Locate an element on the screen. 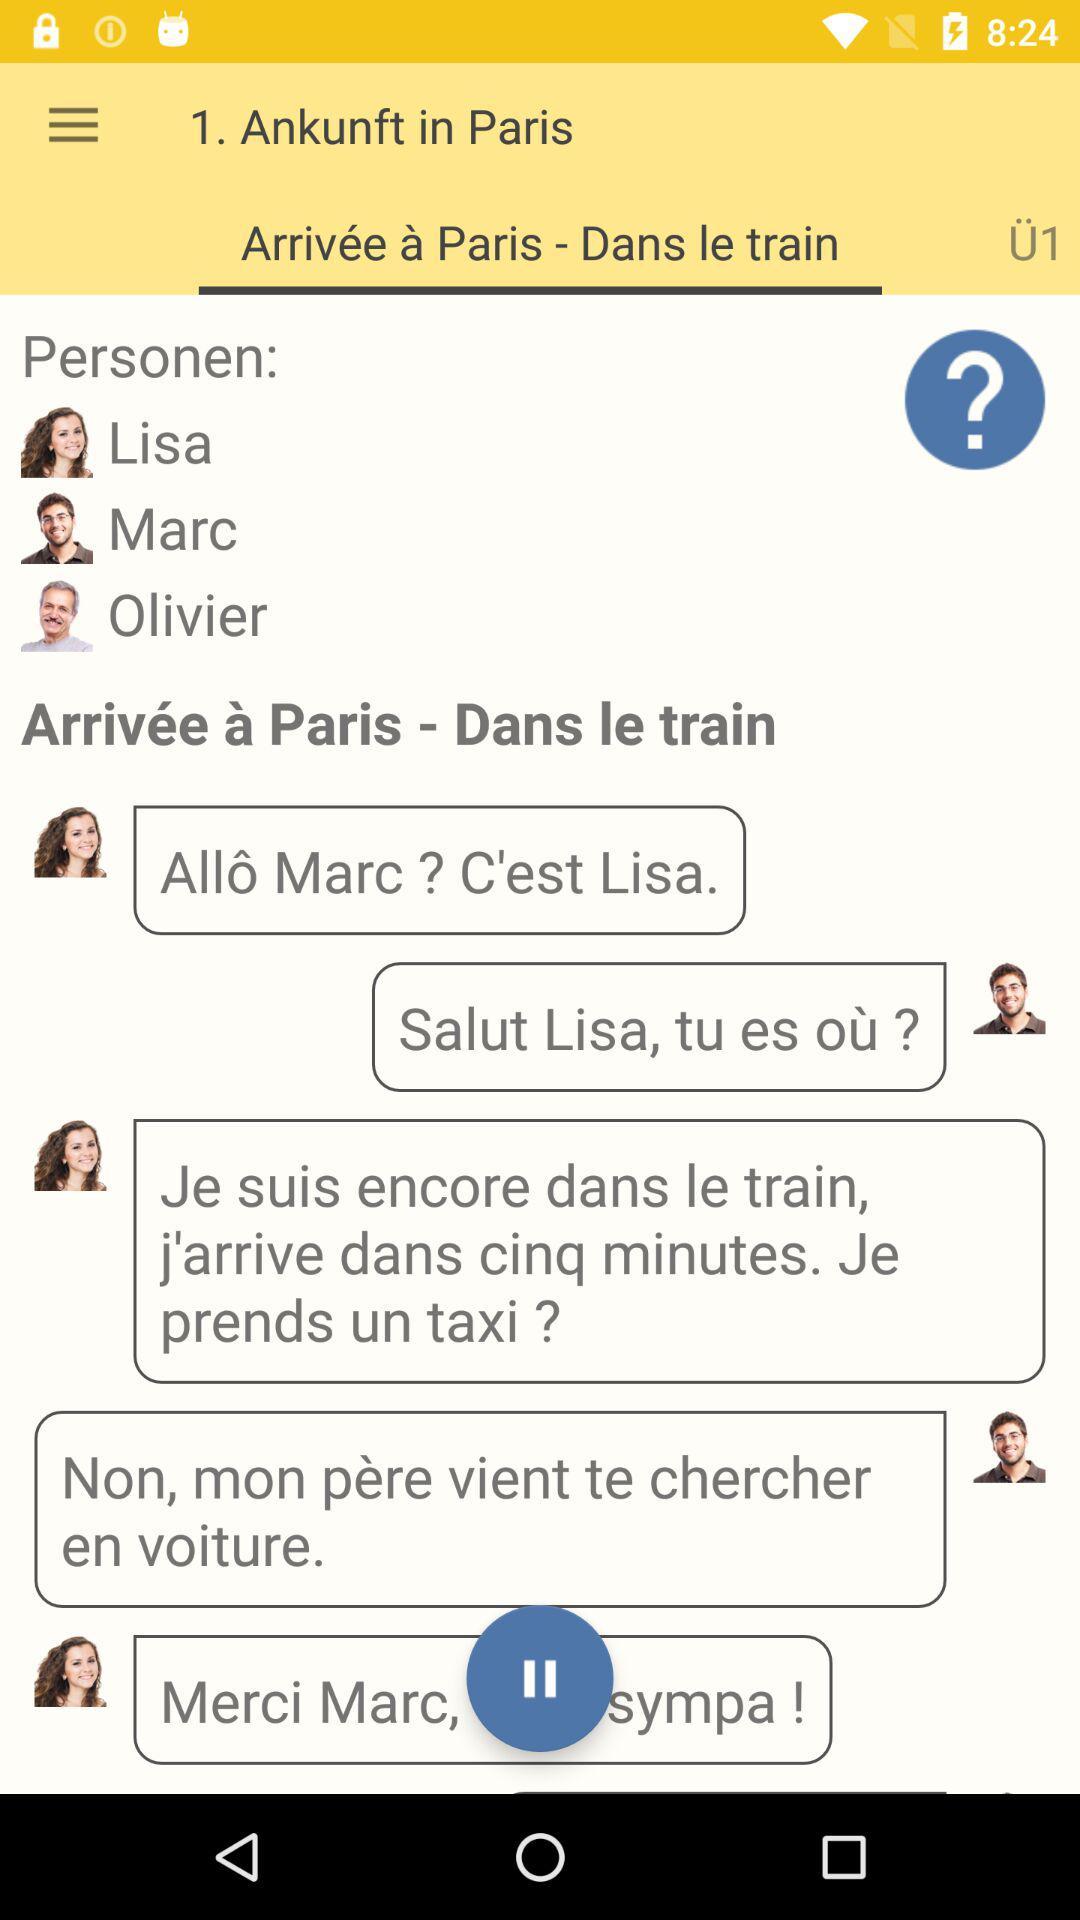 This screenshot has width=1080, height=1920. the avatar icon is located at coordinates (69, 841).